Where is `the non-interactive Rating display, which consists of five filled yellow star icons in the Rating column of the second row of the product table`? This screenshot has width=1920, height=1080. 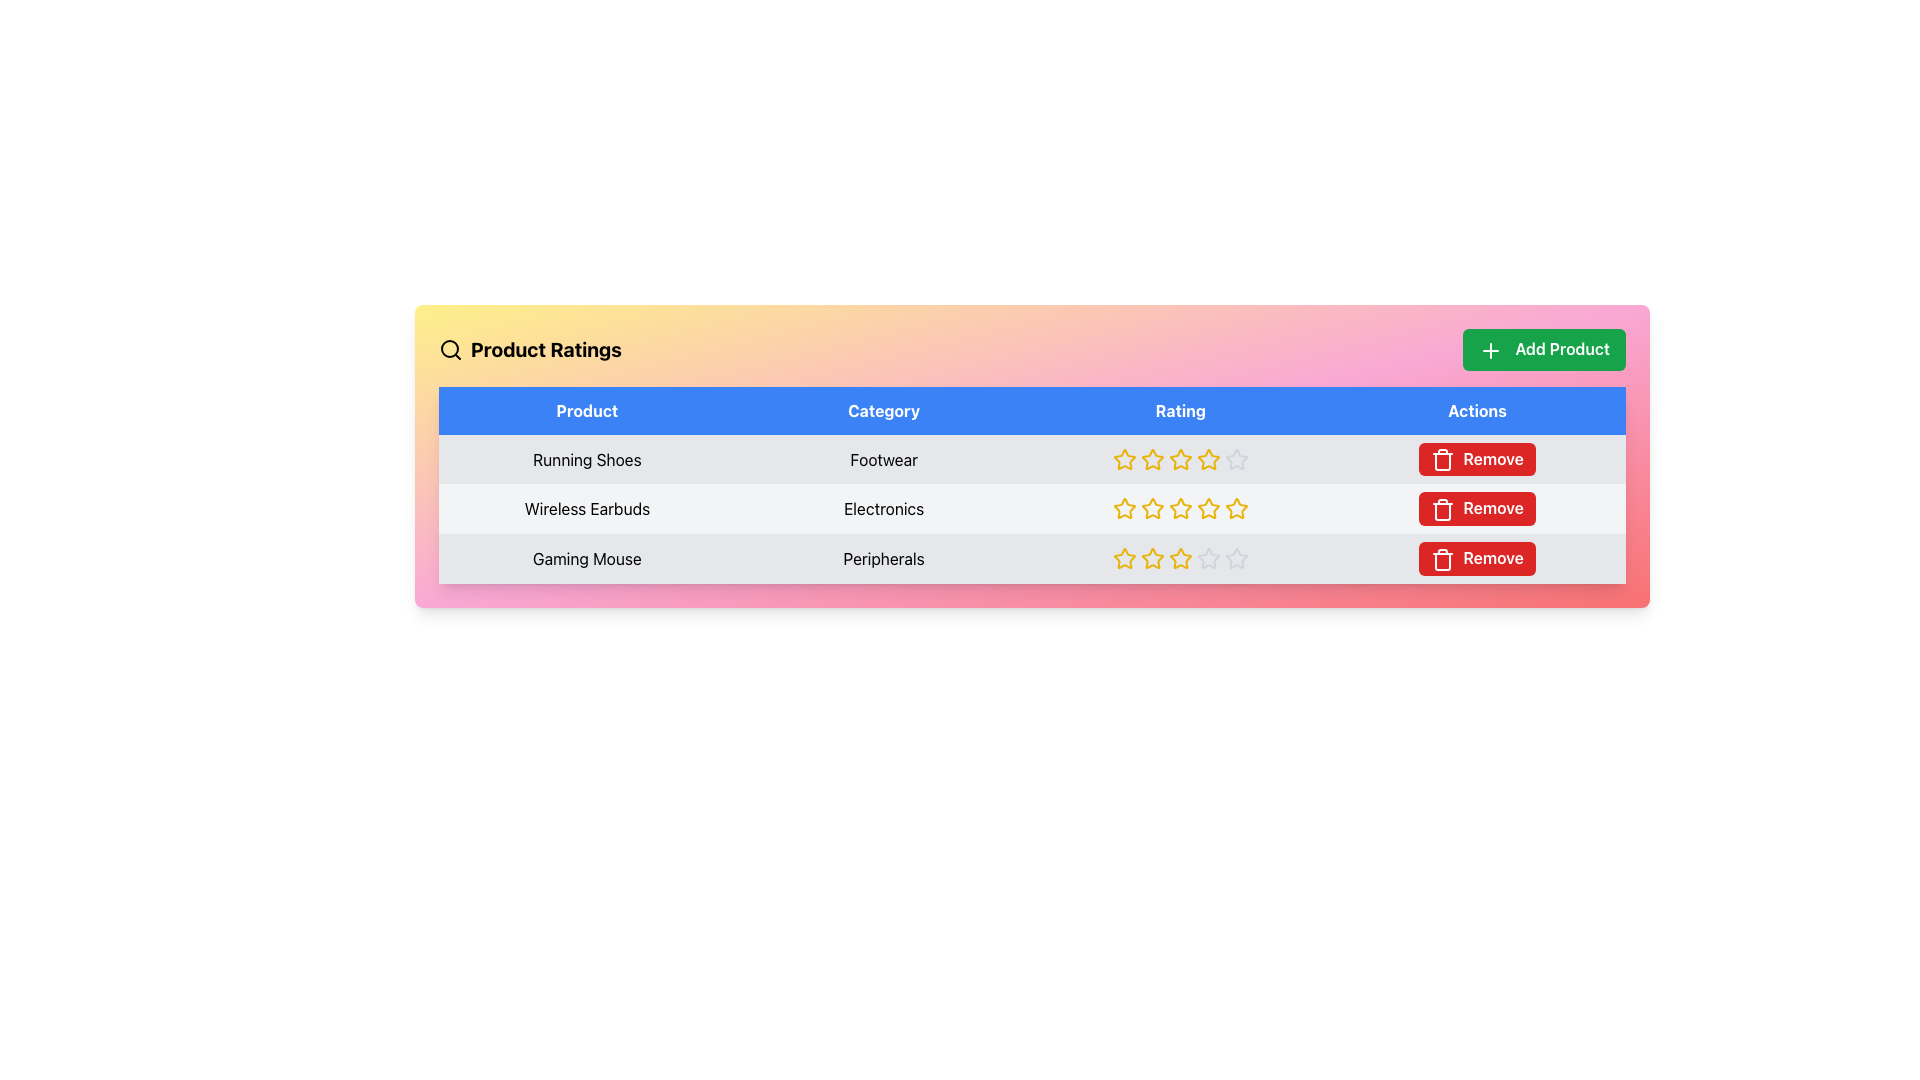 the non-interactive Rating display, which consists of five filled yellow star icons in the Rating column of the second row of the product table is located at coordinates (1180, 508).